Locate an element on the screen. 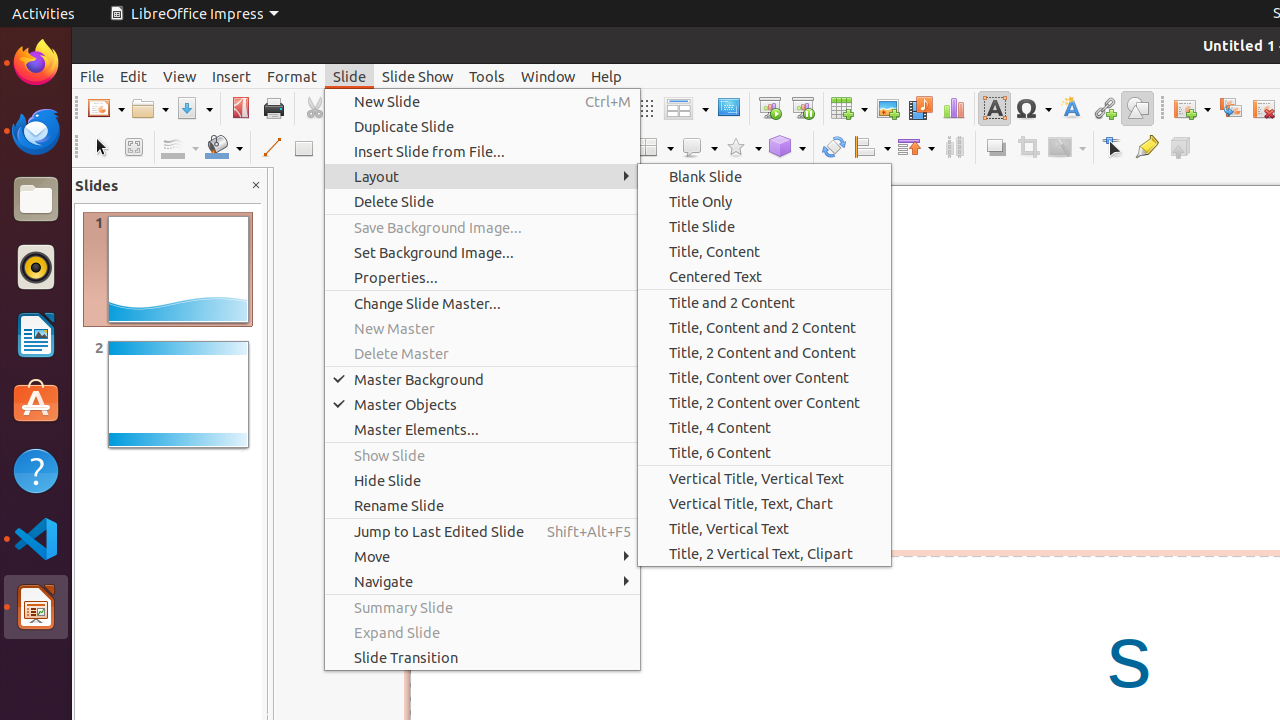  'Vertical Title, Text, Chart' is located at coordinates (763, 502).